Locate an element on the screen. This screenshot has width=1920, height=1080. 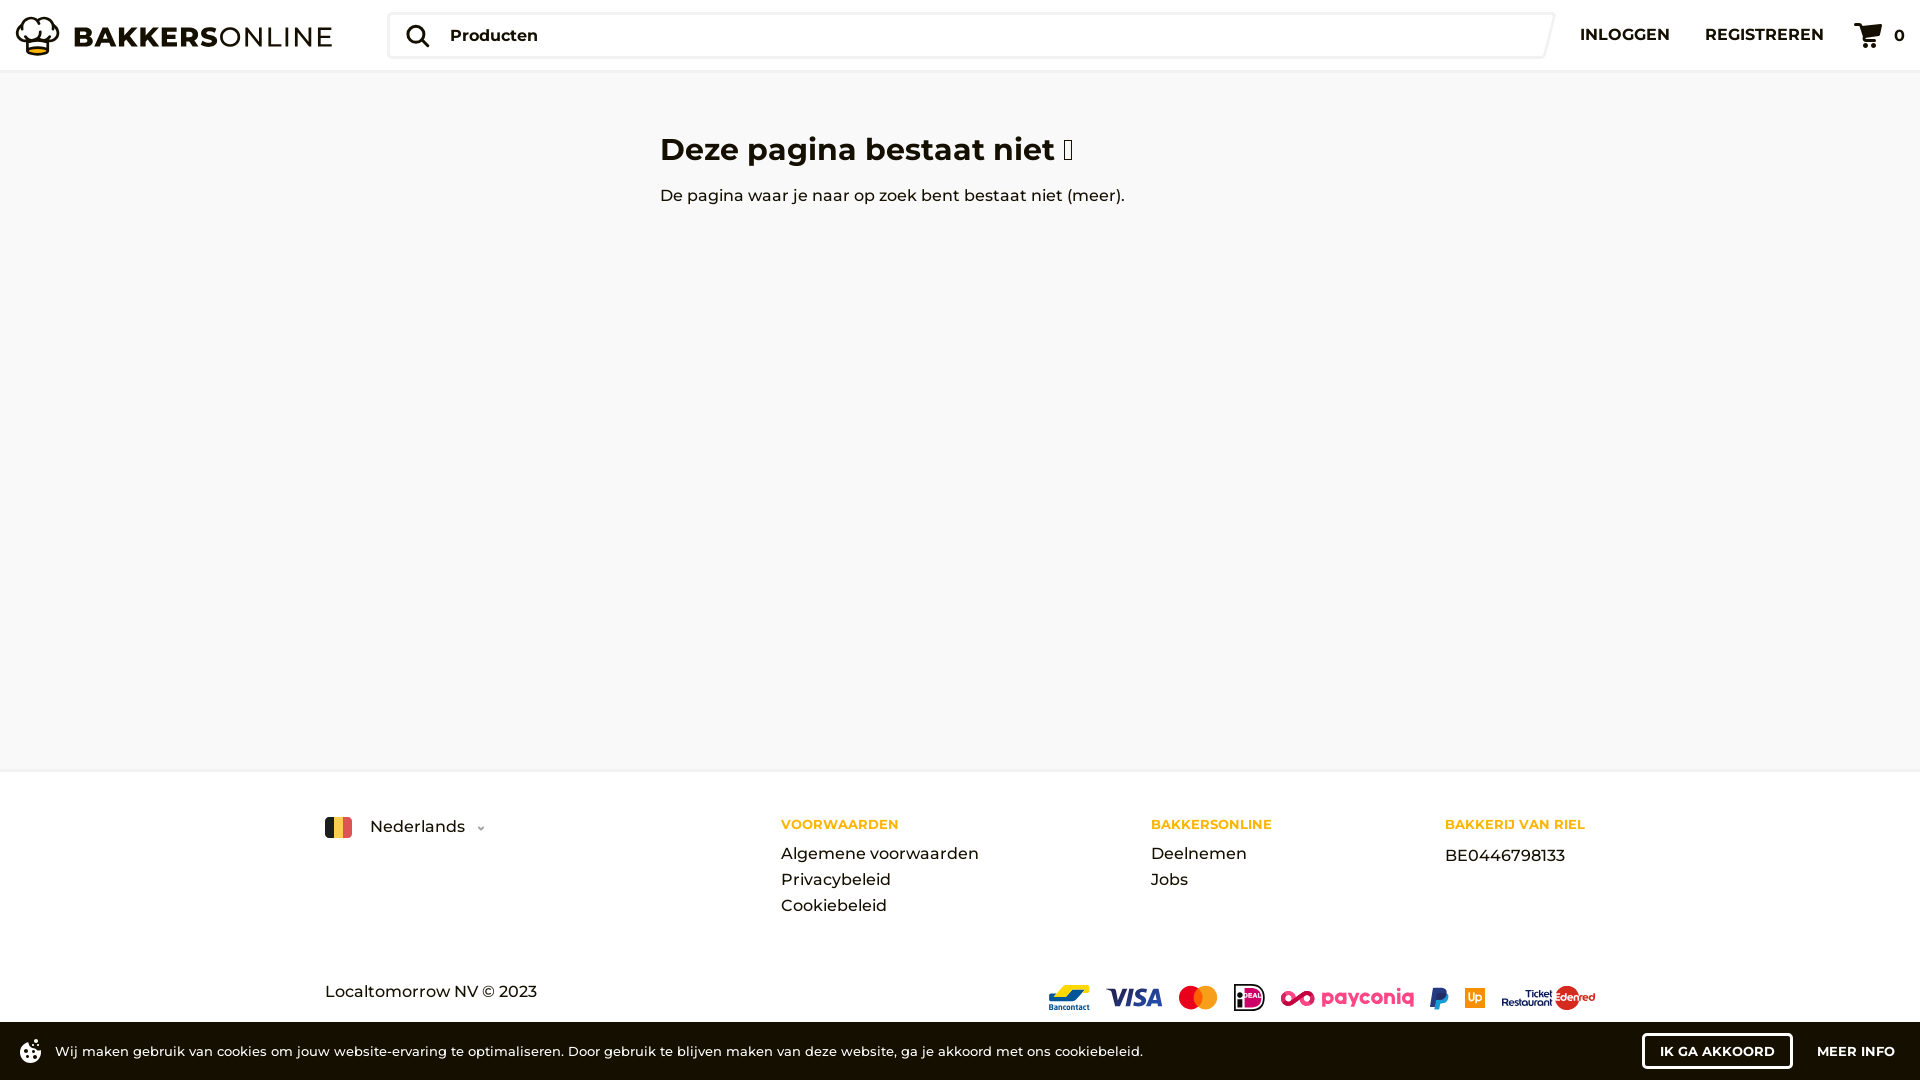
'INLOGGEN' is located at coordinates (1625, 34).